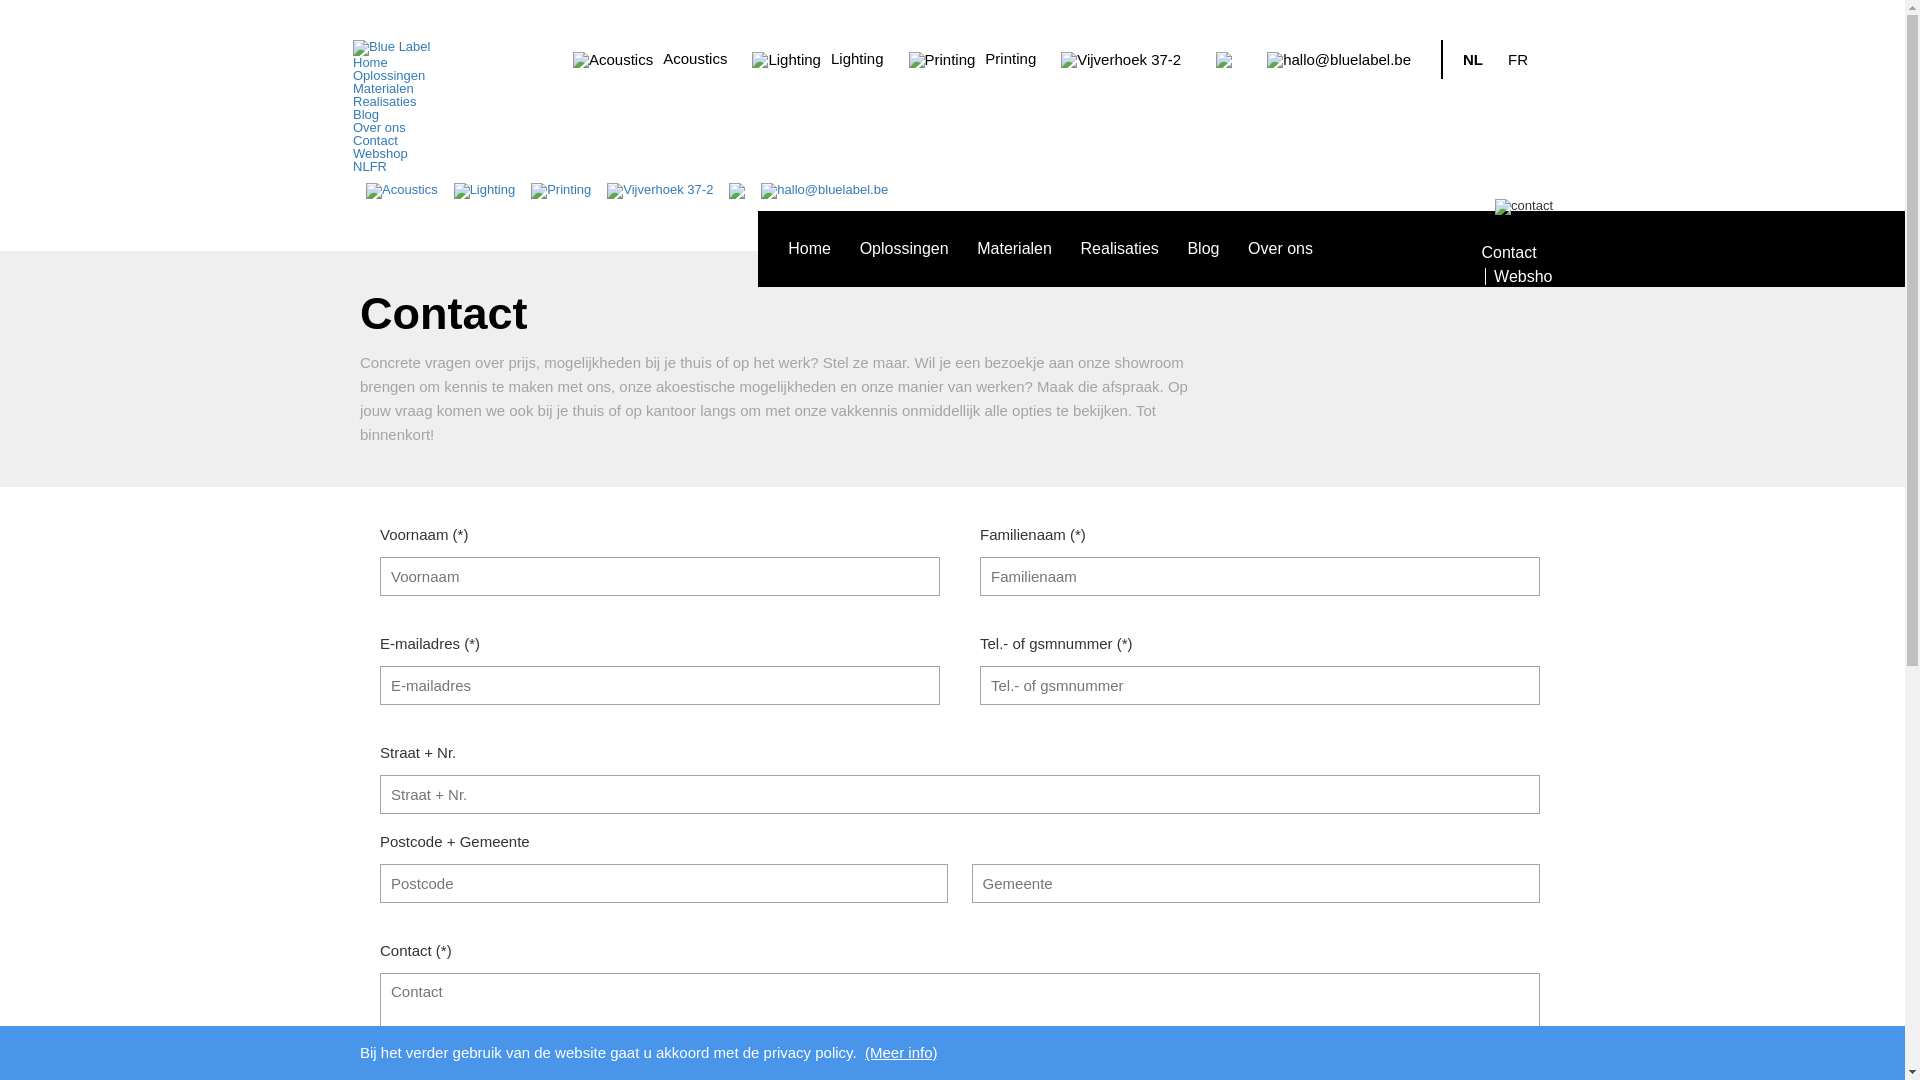 The image size is (1920, 1080). I want to click on 'Oplossingen', so click(903, 247).